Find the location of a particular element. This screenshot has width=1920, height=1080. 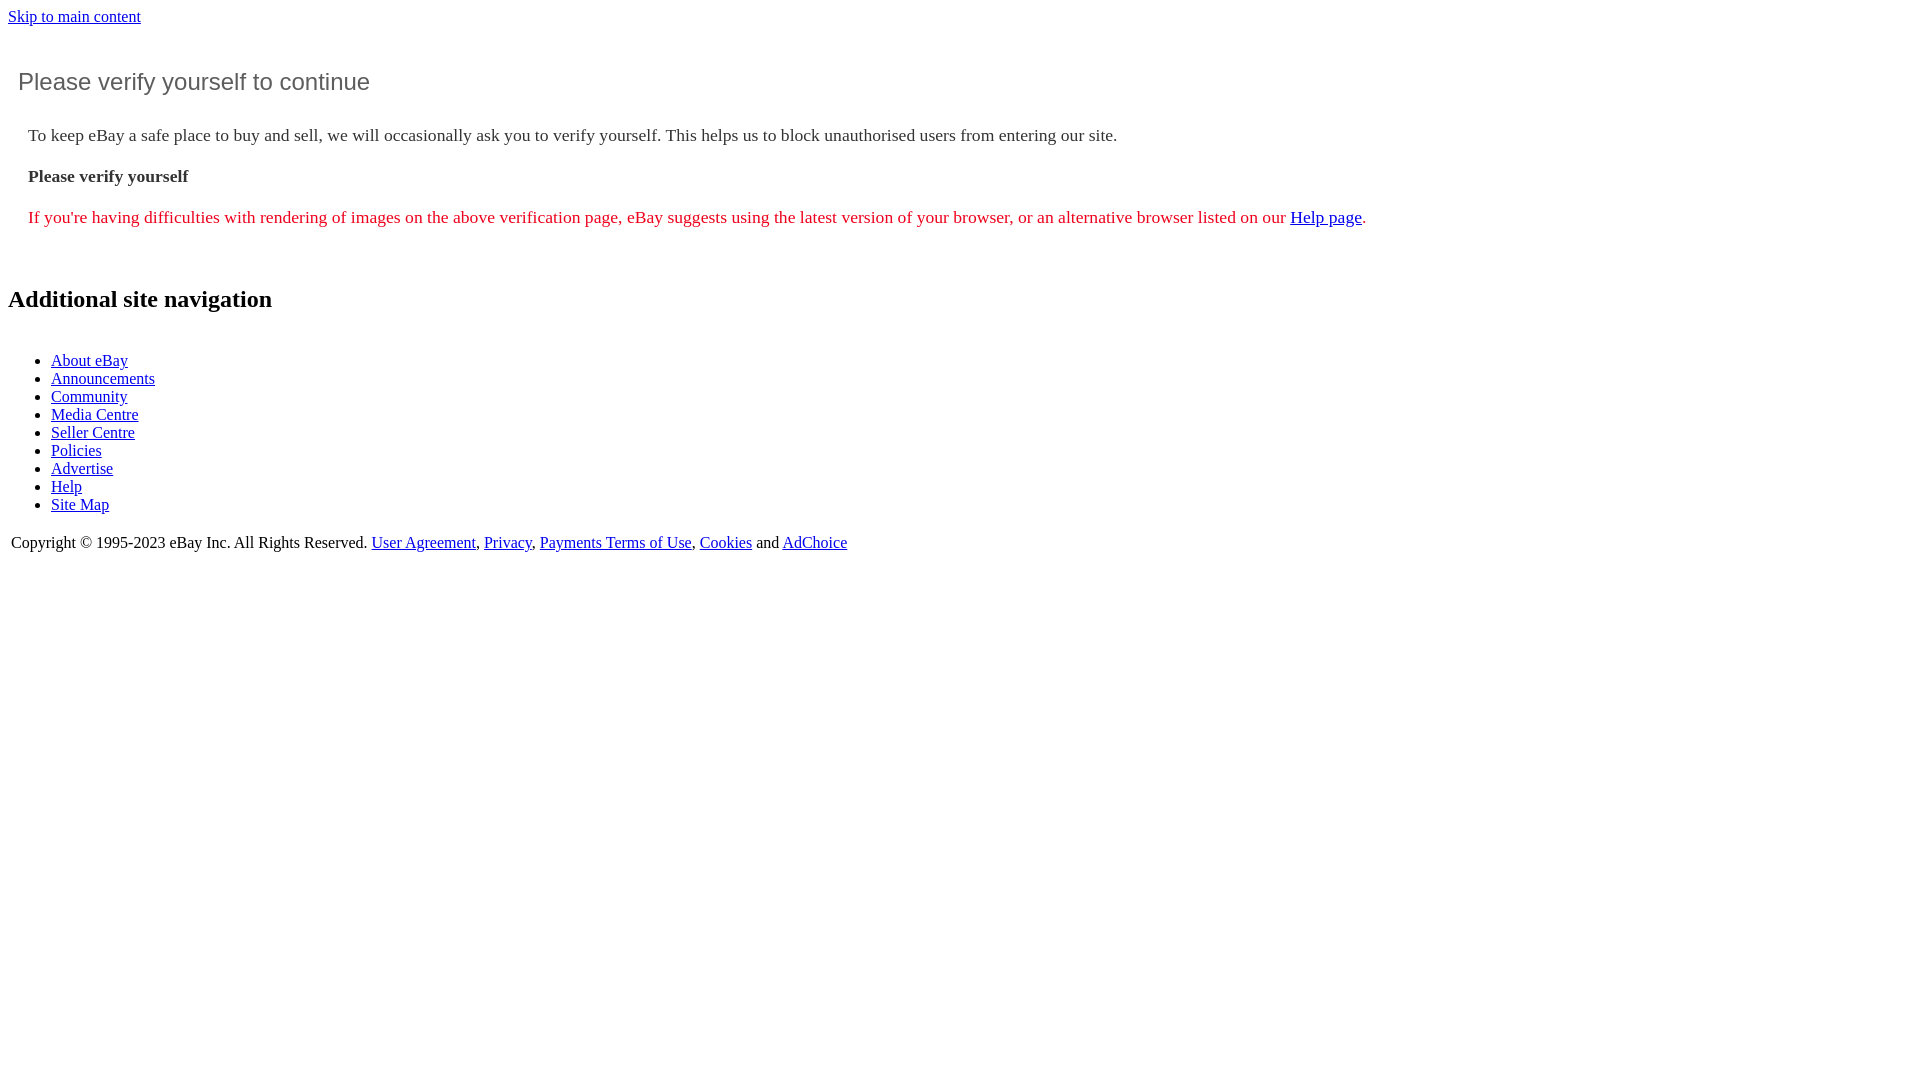

'Community' is located at coordinates (88, 396).